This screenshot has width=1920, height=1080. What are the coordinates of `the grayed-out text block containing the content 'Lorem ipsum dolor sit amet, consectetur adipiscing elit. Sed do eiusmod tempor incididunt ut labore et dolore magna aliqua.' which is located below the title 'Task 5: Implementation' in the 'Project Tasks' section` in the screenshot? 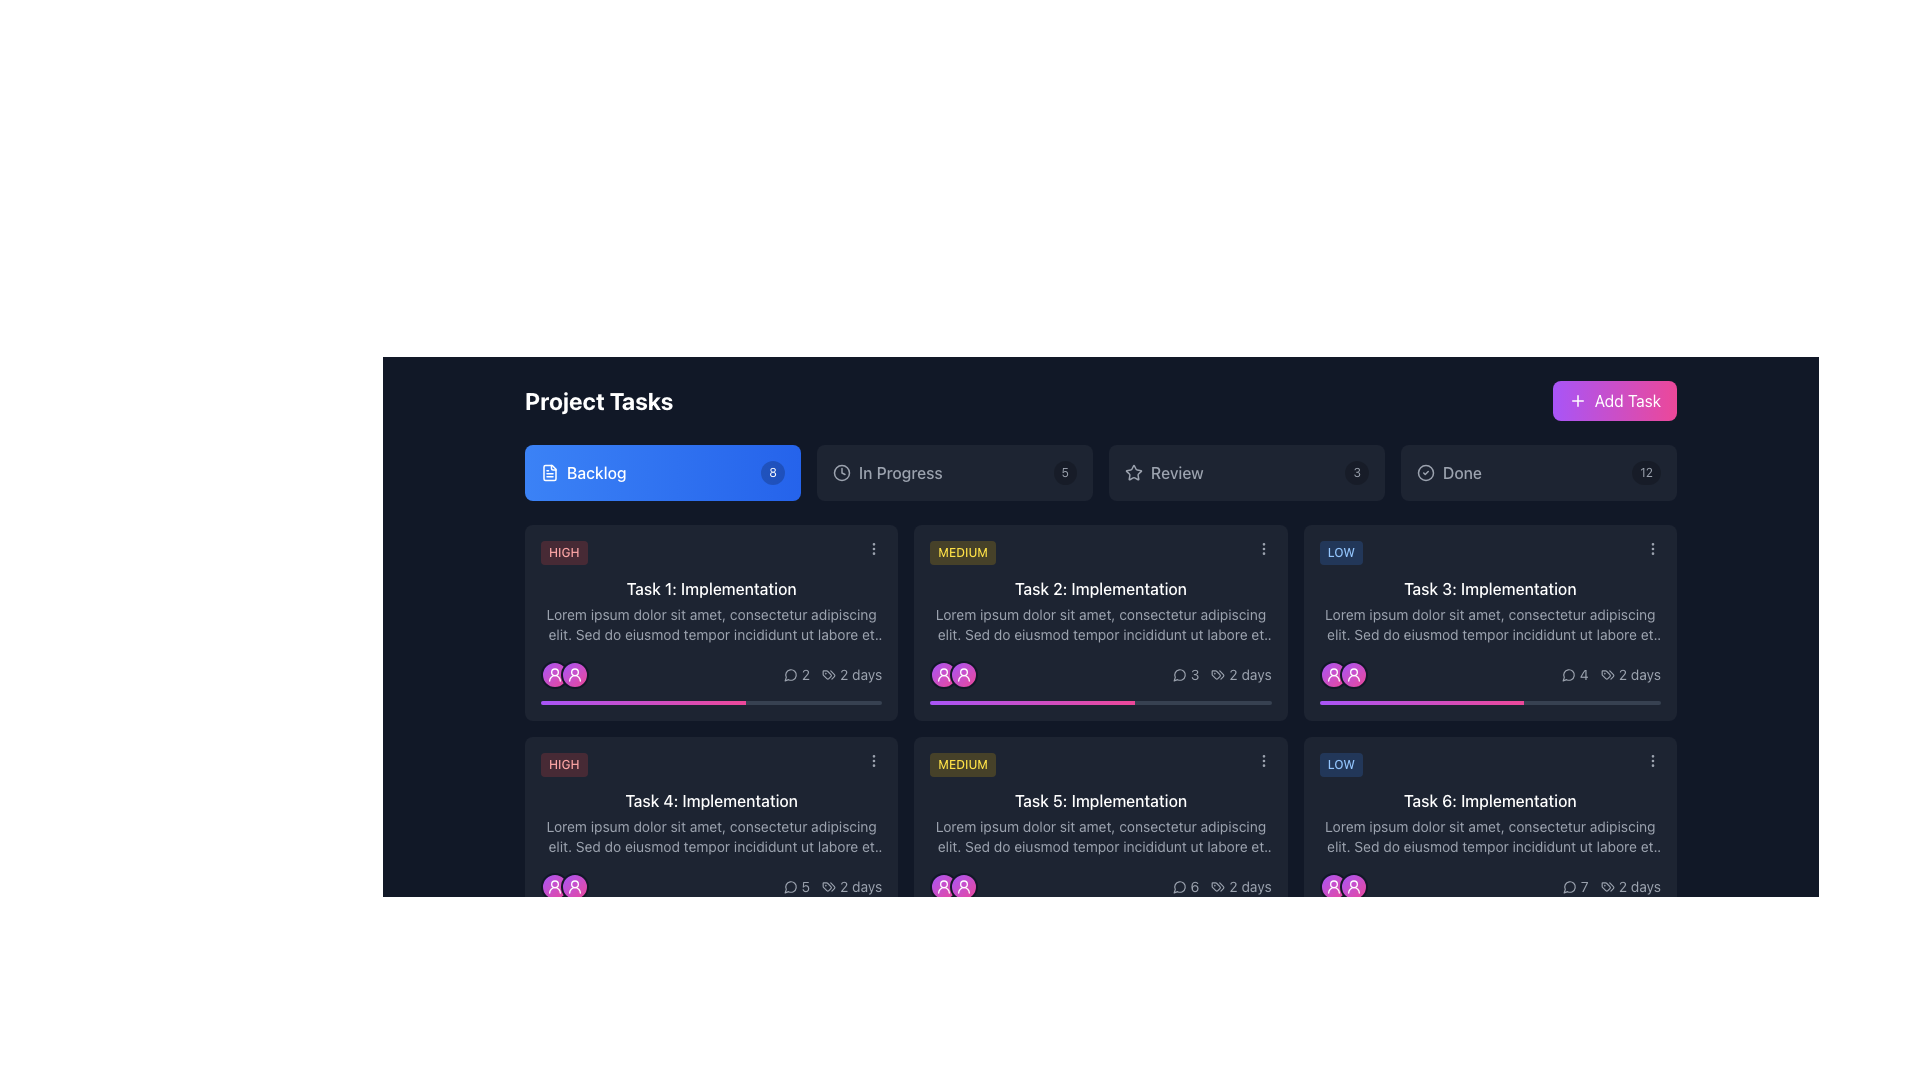 It's located at (1099, 837).